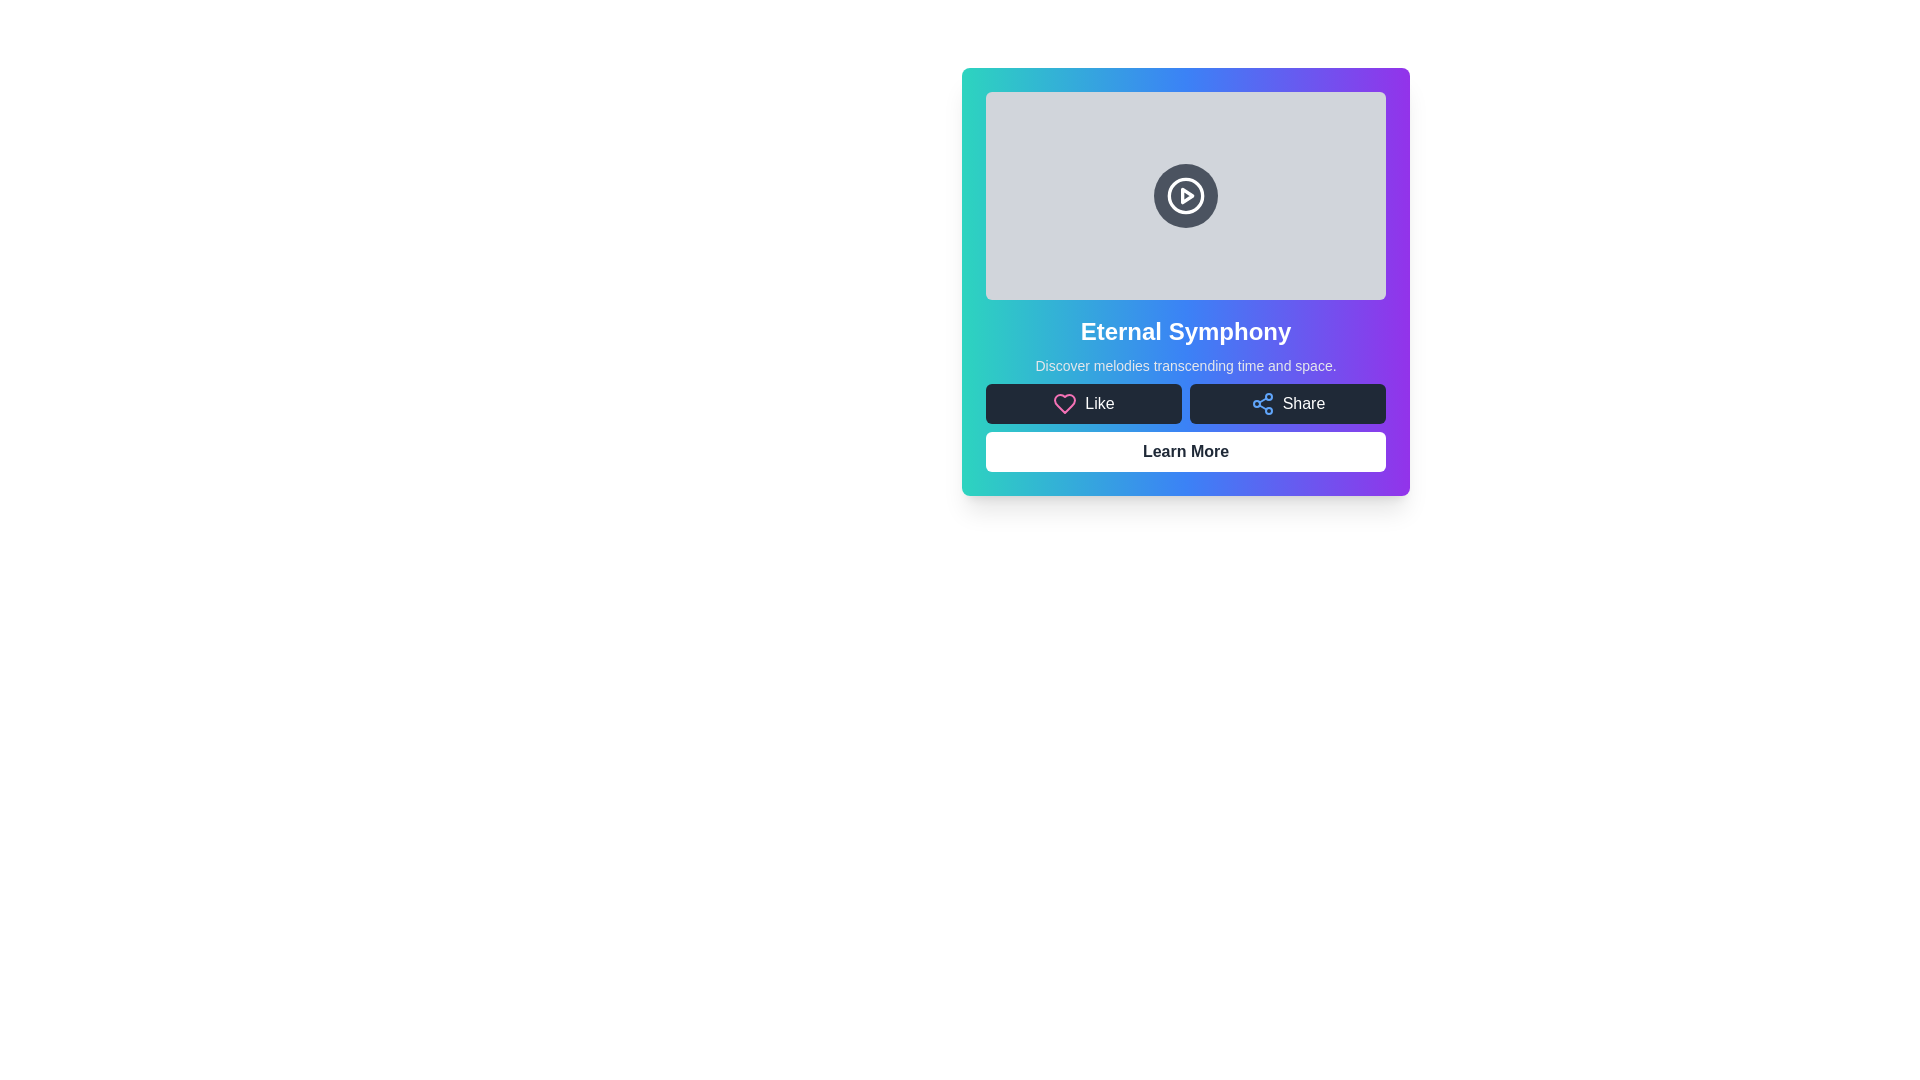 The image size is (1920, 1080). Describe the element at coordinates (1083, 404) in the screenshot. I see `the 'Like' button, which is a button-like component featuring a pink heart icon and the text 'Like', located below the 'Eternal Symphony' section and to the left of the 'Share' button` at that location.